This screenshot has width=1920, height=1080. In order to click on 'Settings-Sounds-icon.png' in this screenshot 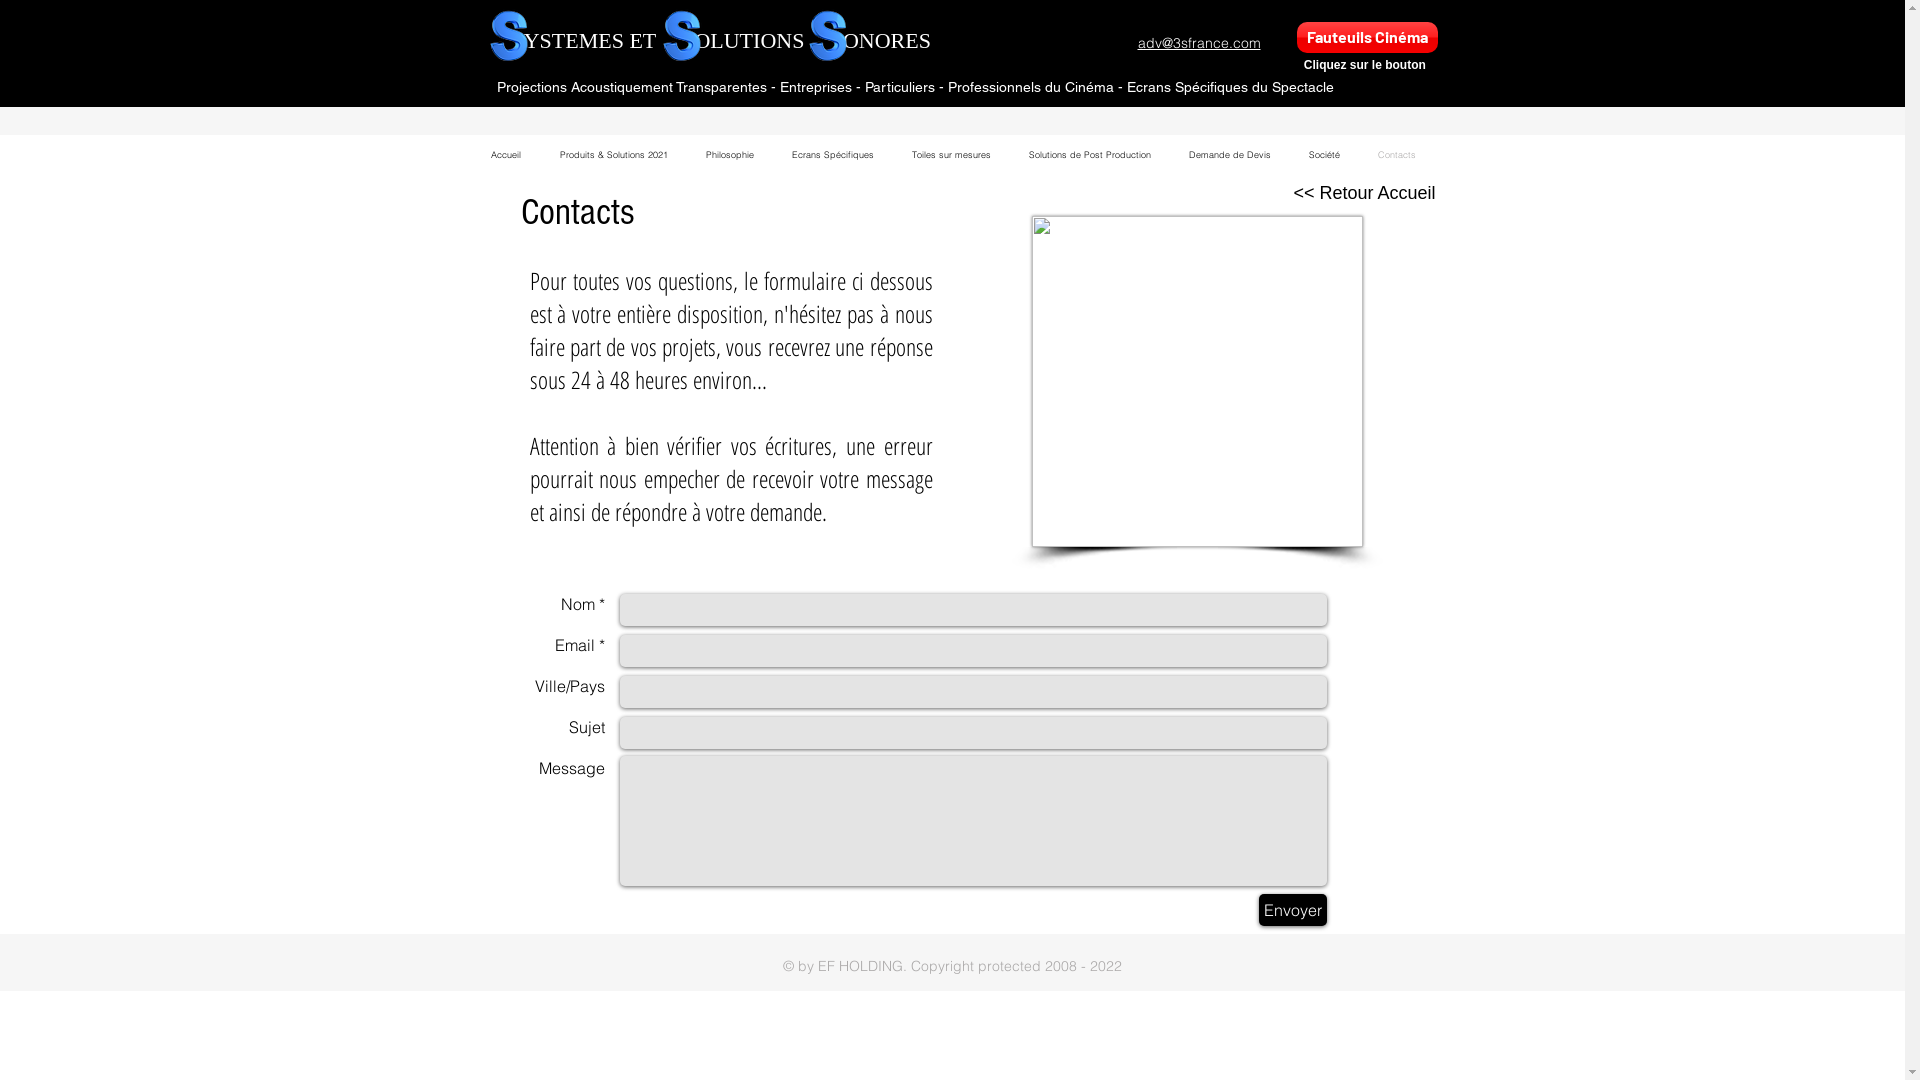, I will do `click(1197, 381)`.